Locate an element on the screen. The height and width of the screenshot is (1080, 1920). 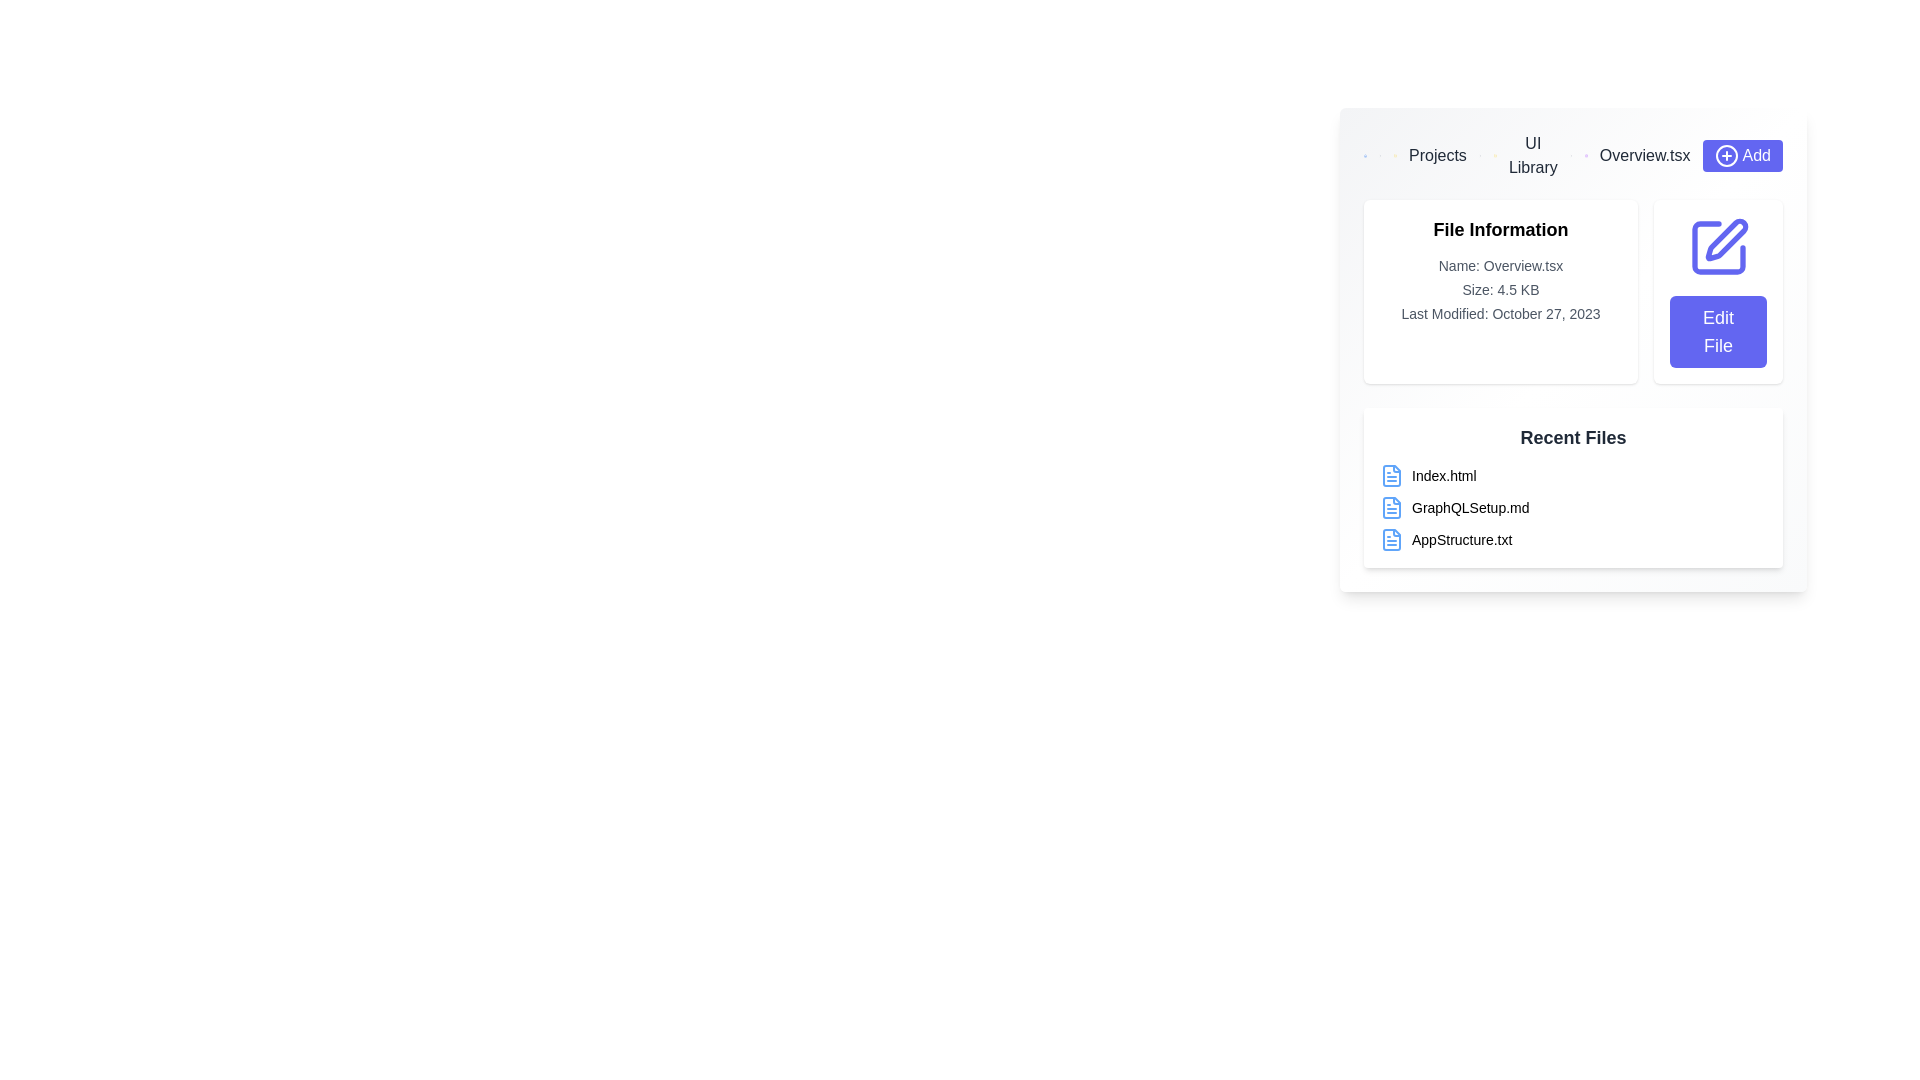
the 'Overview.tsx' breadcrumb in the navigation bar is located at coordinates (1645, 154).